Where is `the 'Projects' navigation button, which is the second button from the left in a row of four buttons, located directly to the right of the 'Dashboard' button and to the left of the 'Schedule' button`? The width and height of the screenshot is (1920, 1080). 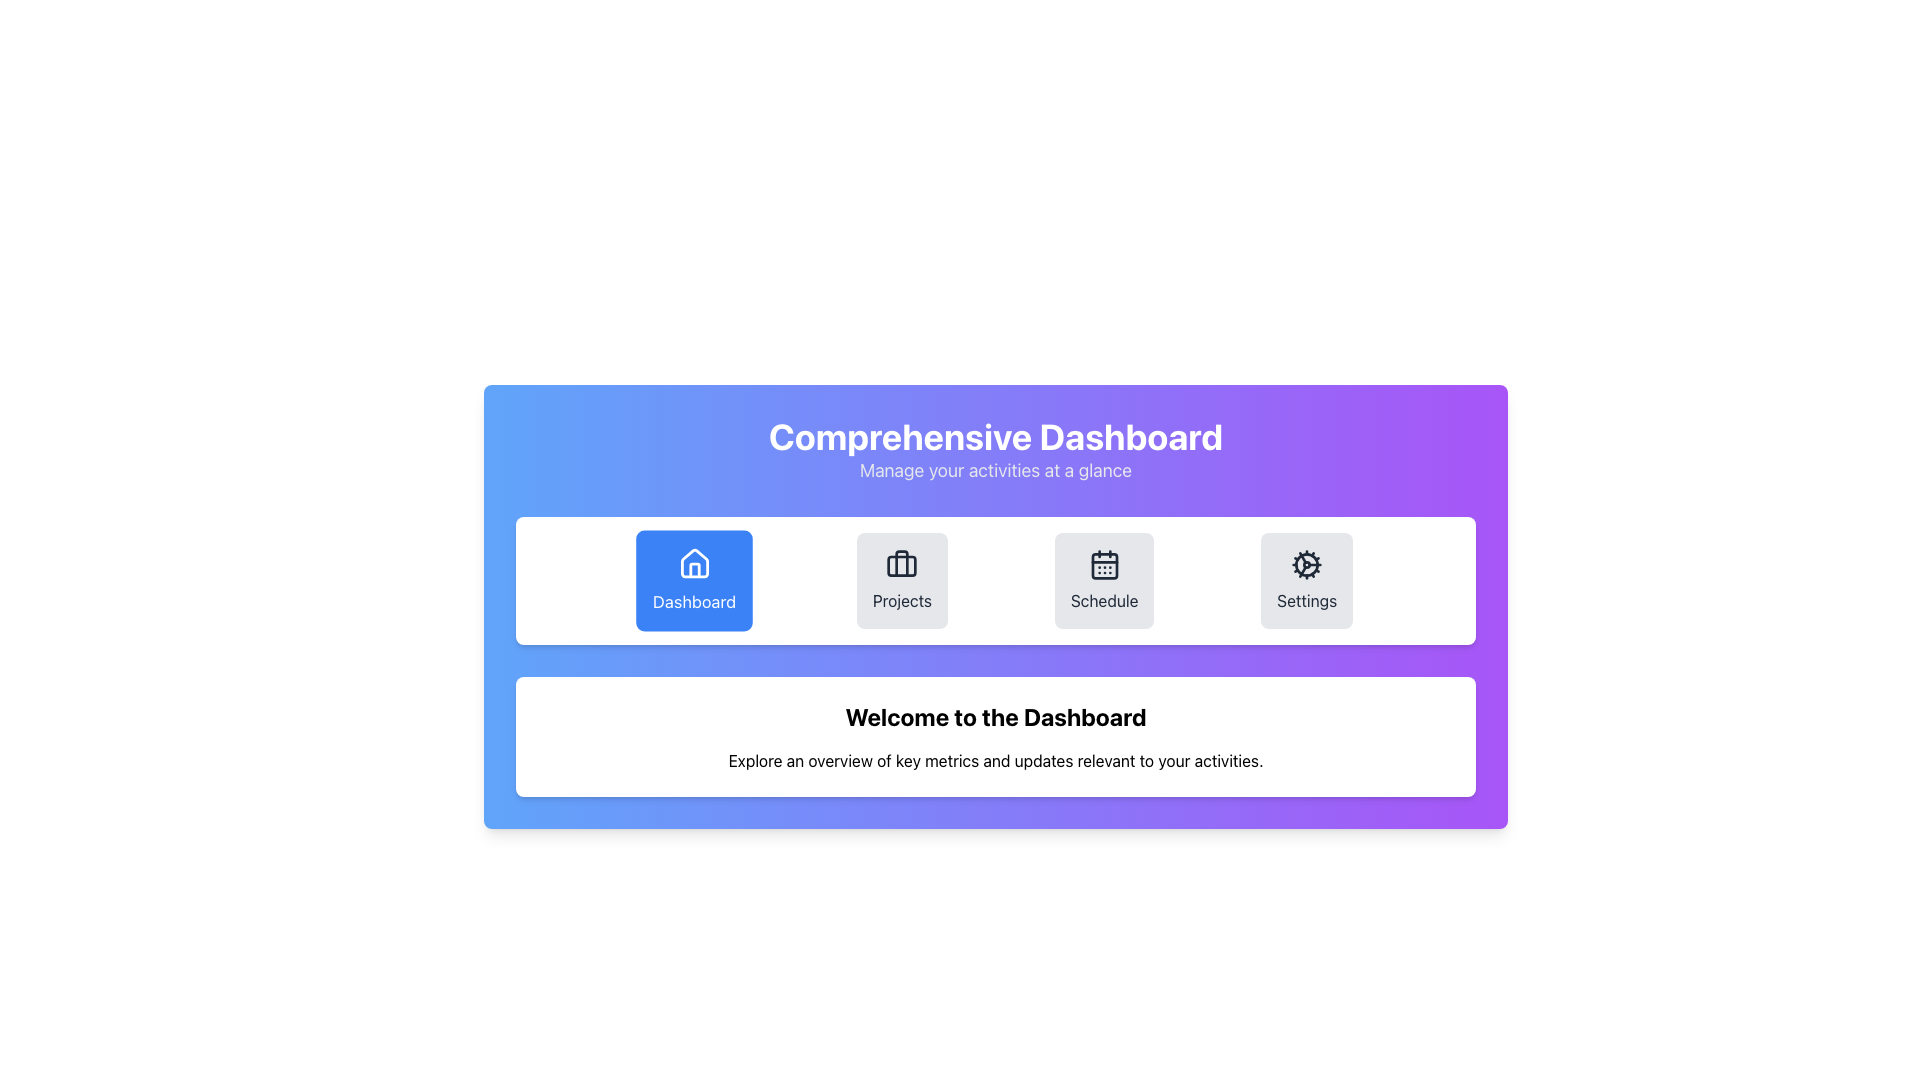 the 'Projects' navigation button, which is the second button from the left in a row of four buttons, located directly to the right of the 'Dashboard' button and to the left of the 'Schedule' button is located at coordinates (901, 581).